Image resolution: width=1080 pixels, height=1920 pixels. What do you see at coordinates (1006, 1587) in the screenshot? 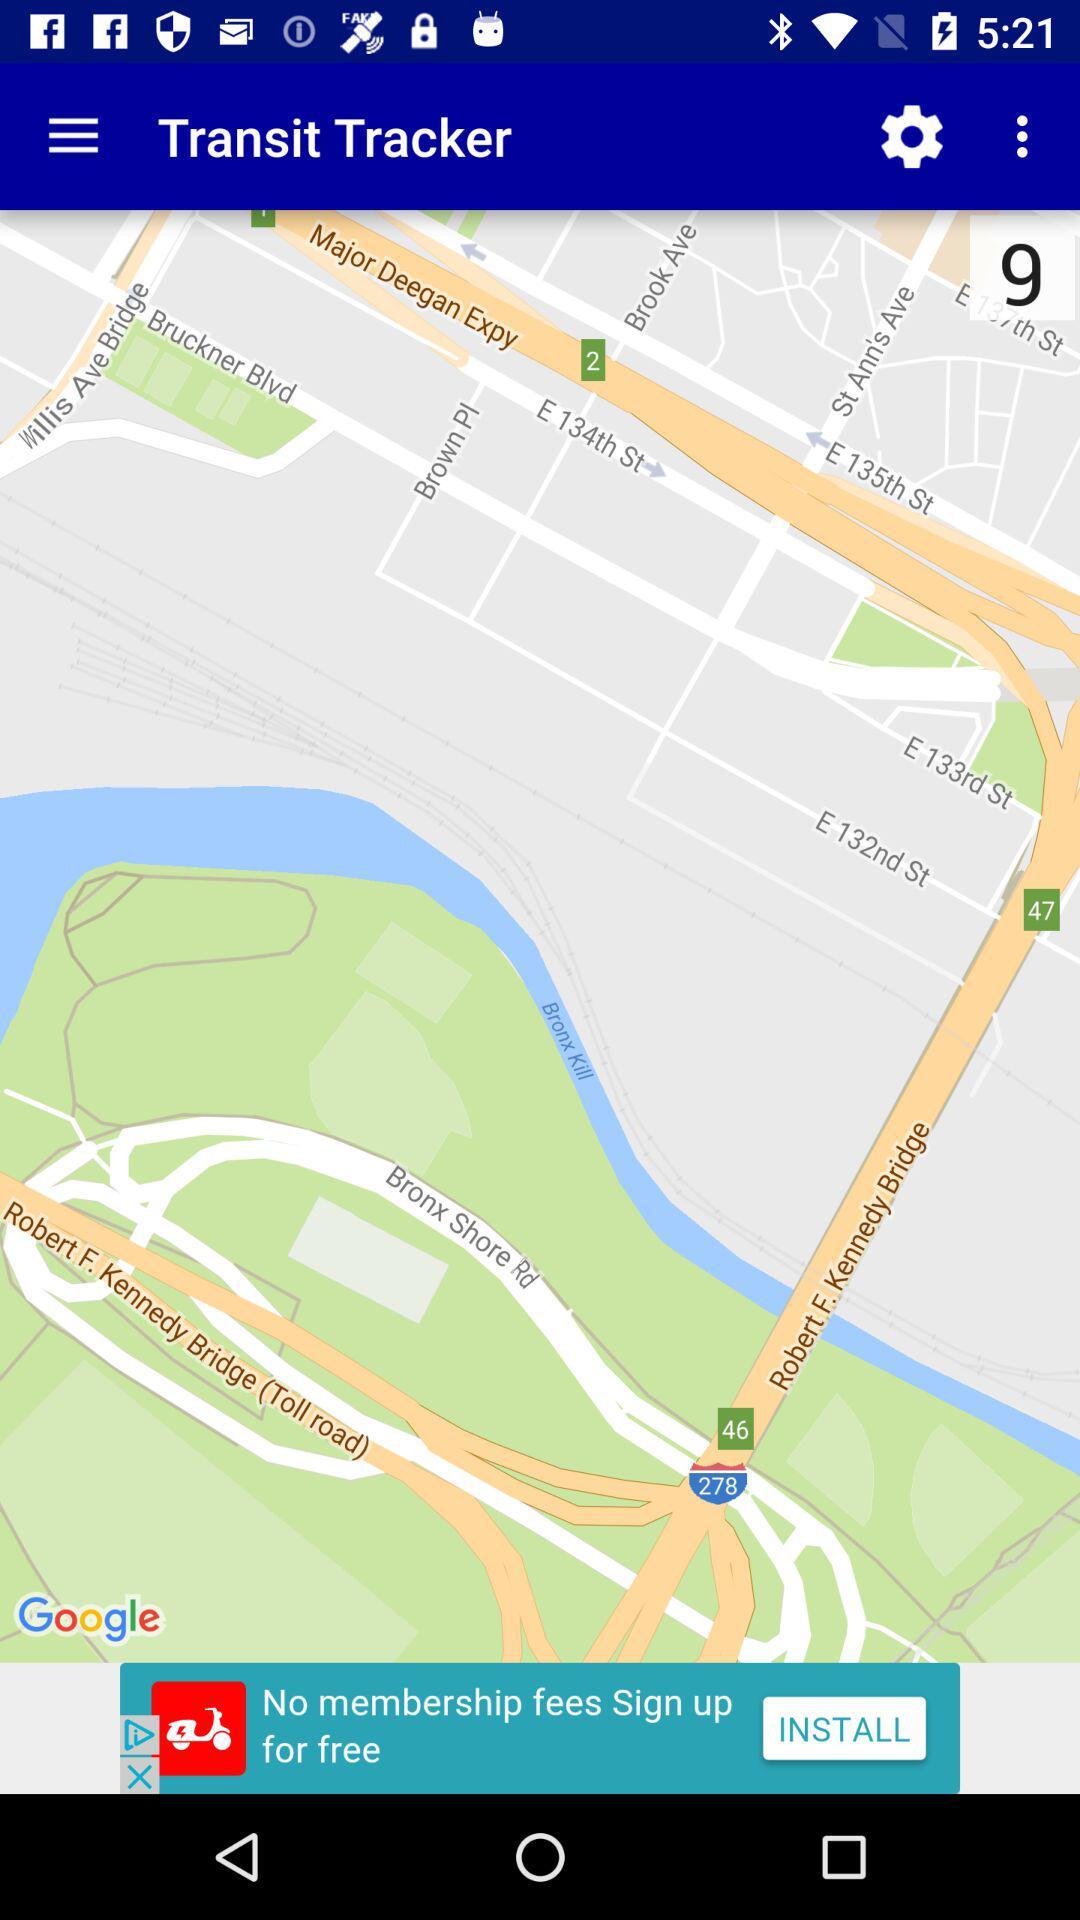
I see `the edit icon` at bounding box center [1006, 1587].